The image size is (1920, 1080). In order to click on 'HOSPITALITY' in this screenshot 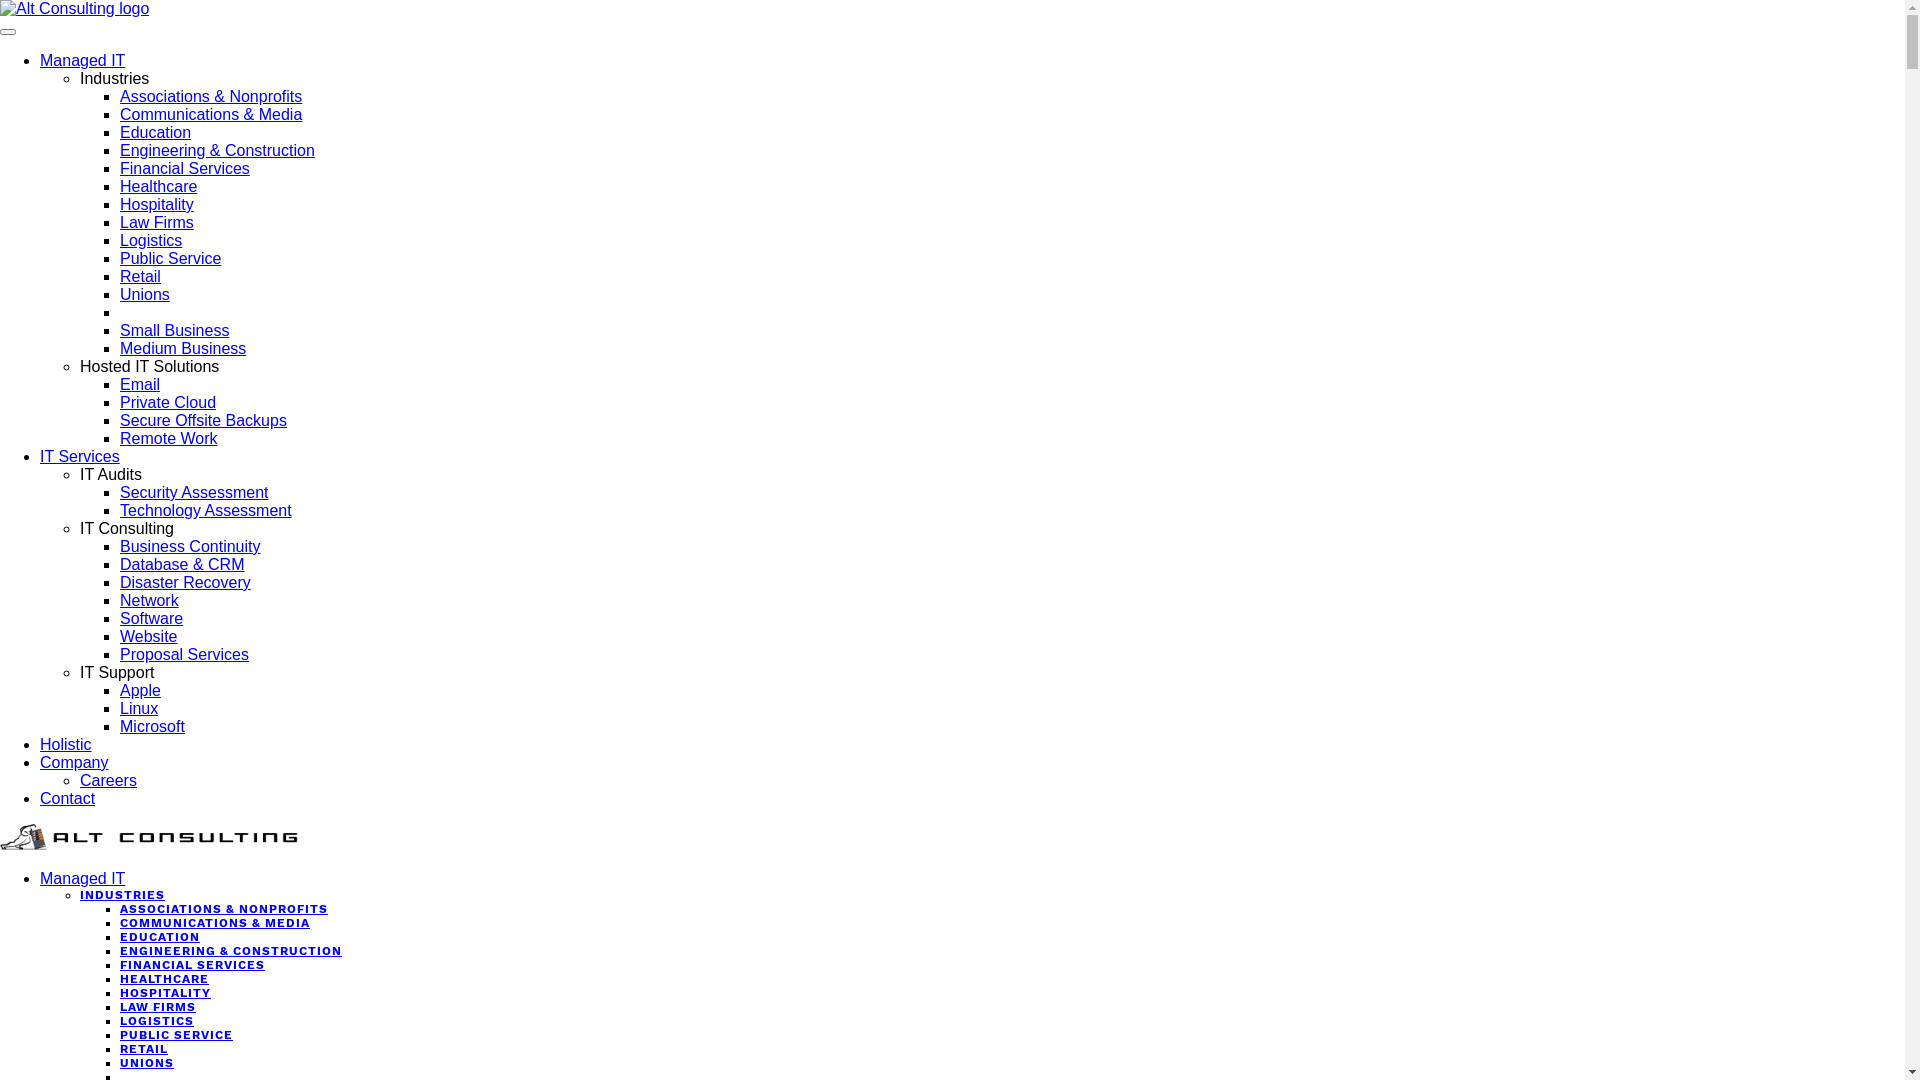, I will do `click(165, 992)`.